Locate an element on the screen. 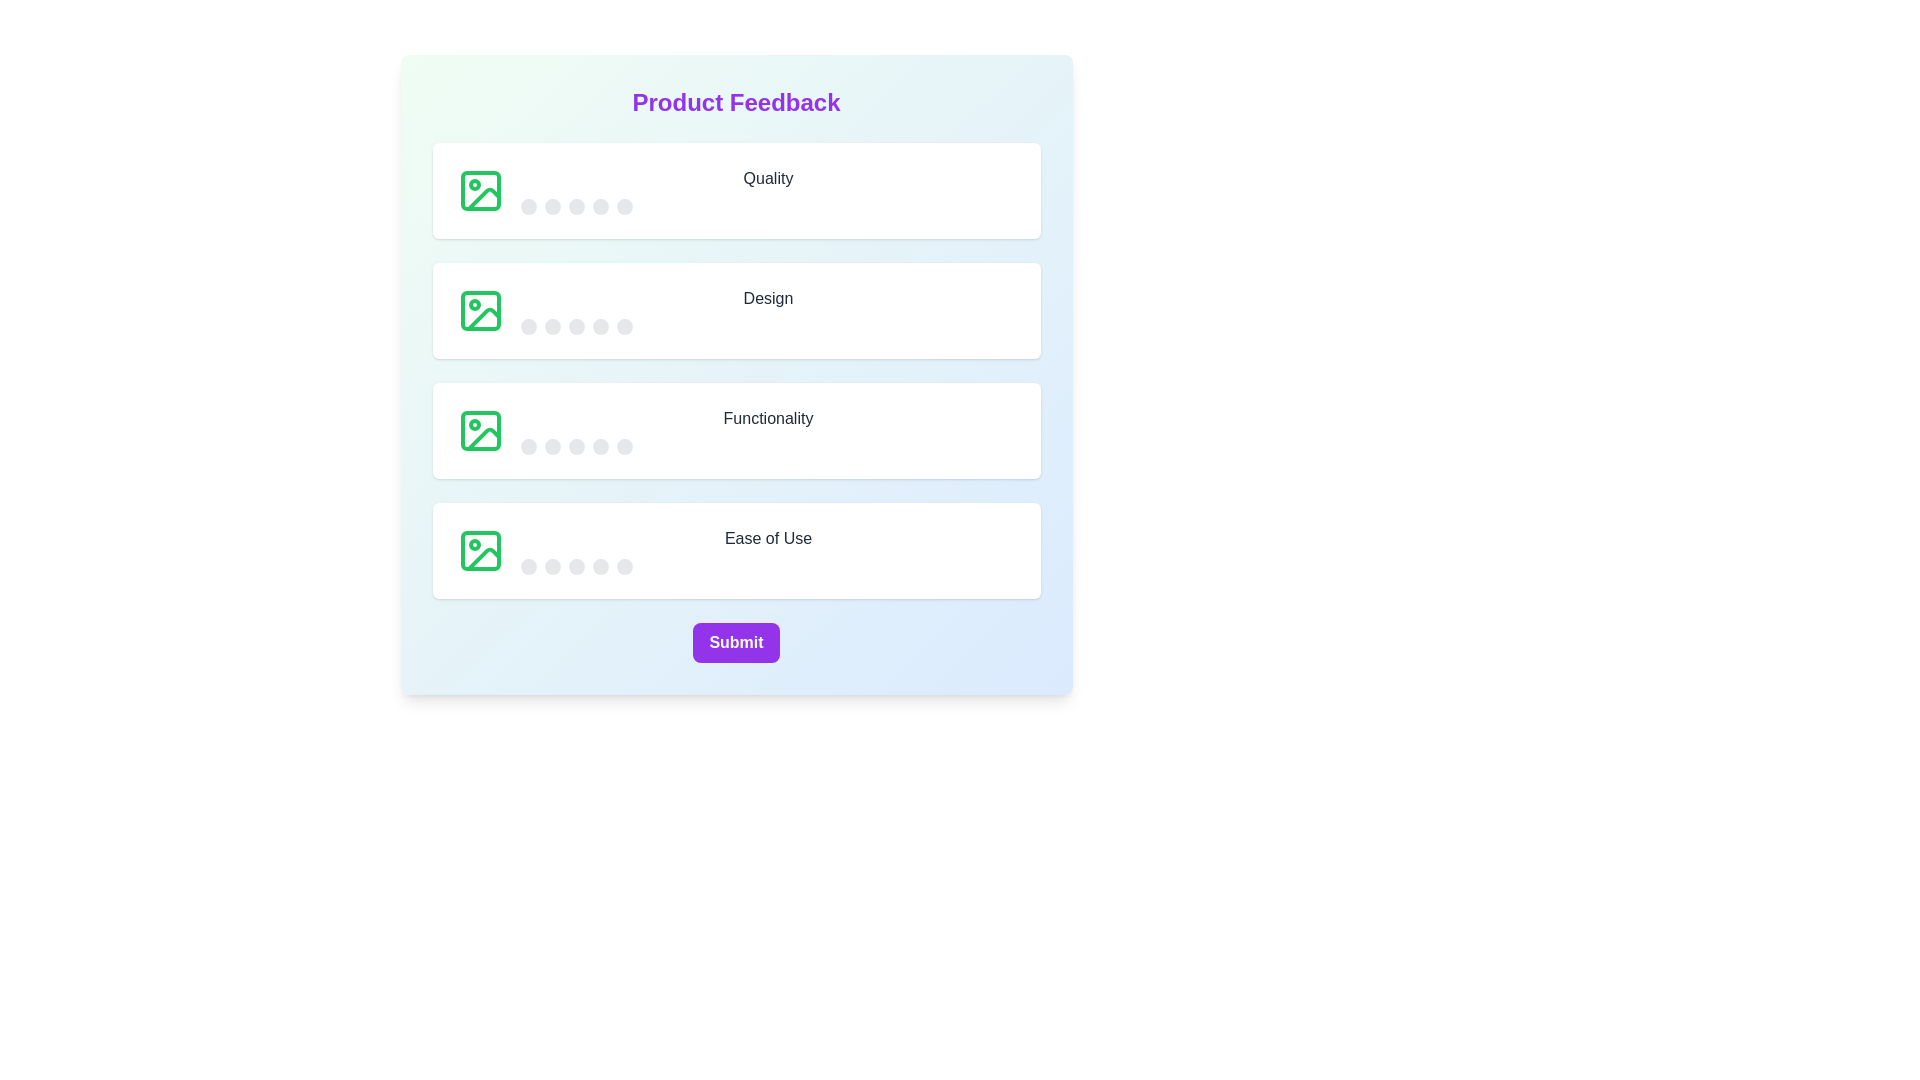 Image resolution: width=1920 pixels, height=1080 pixels. the star corresponding to 2 for the 'Design' category is located at coordinates (552, 326).